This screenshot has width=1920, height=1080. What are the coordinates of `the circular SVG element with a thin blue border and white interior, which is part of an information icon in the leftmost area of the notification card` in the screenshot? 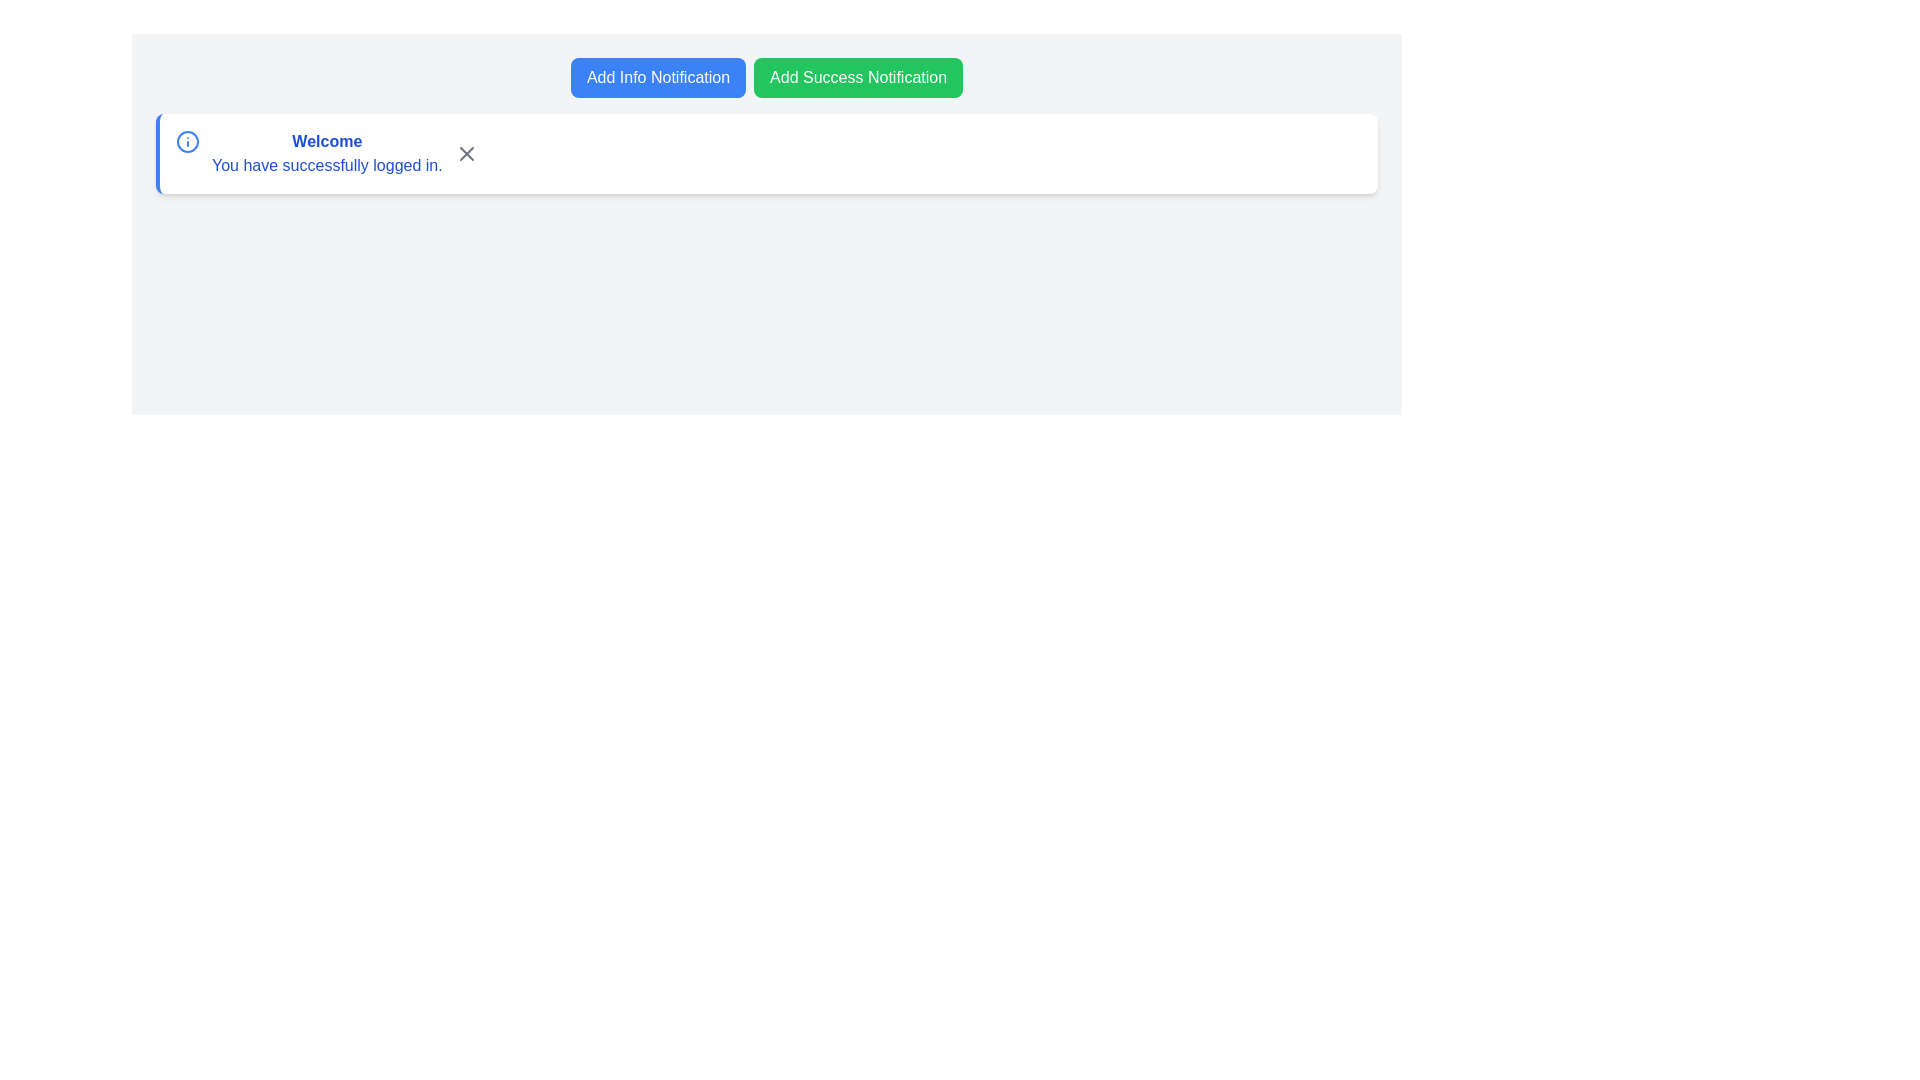 It's located at (187, 141).